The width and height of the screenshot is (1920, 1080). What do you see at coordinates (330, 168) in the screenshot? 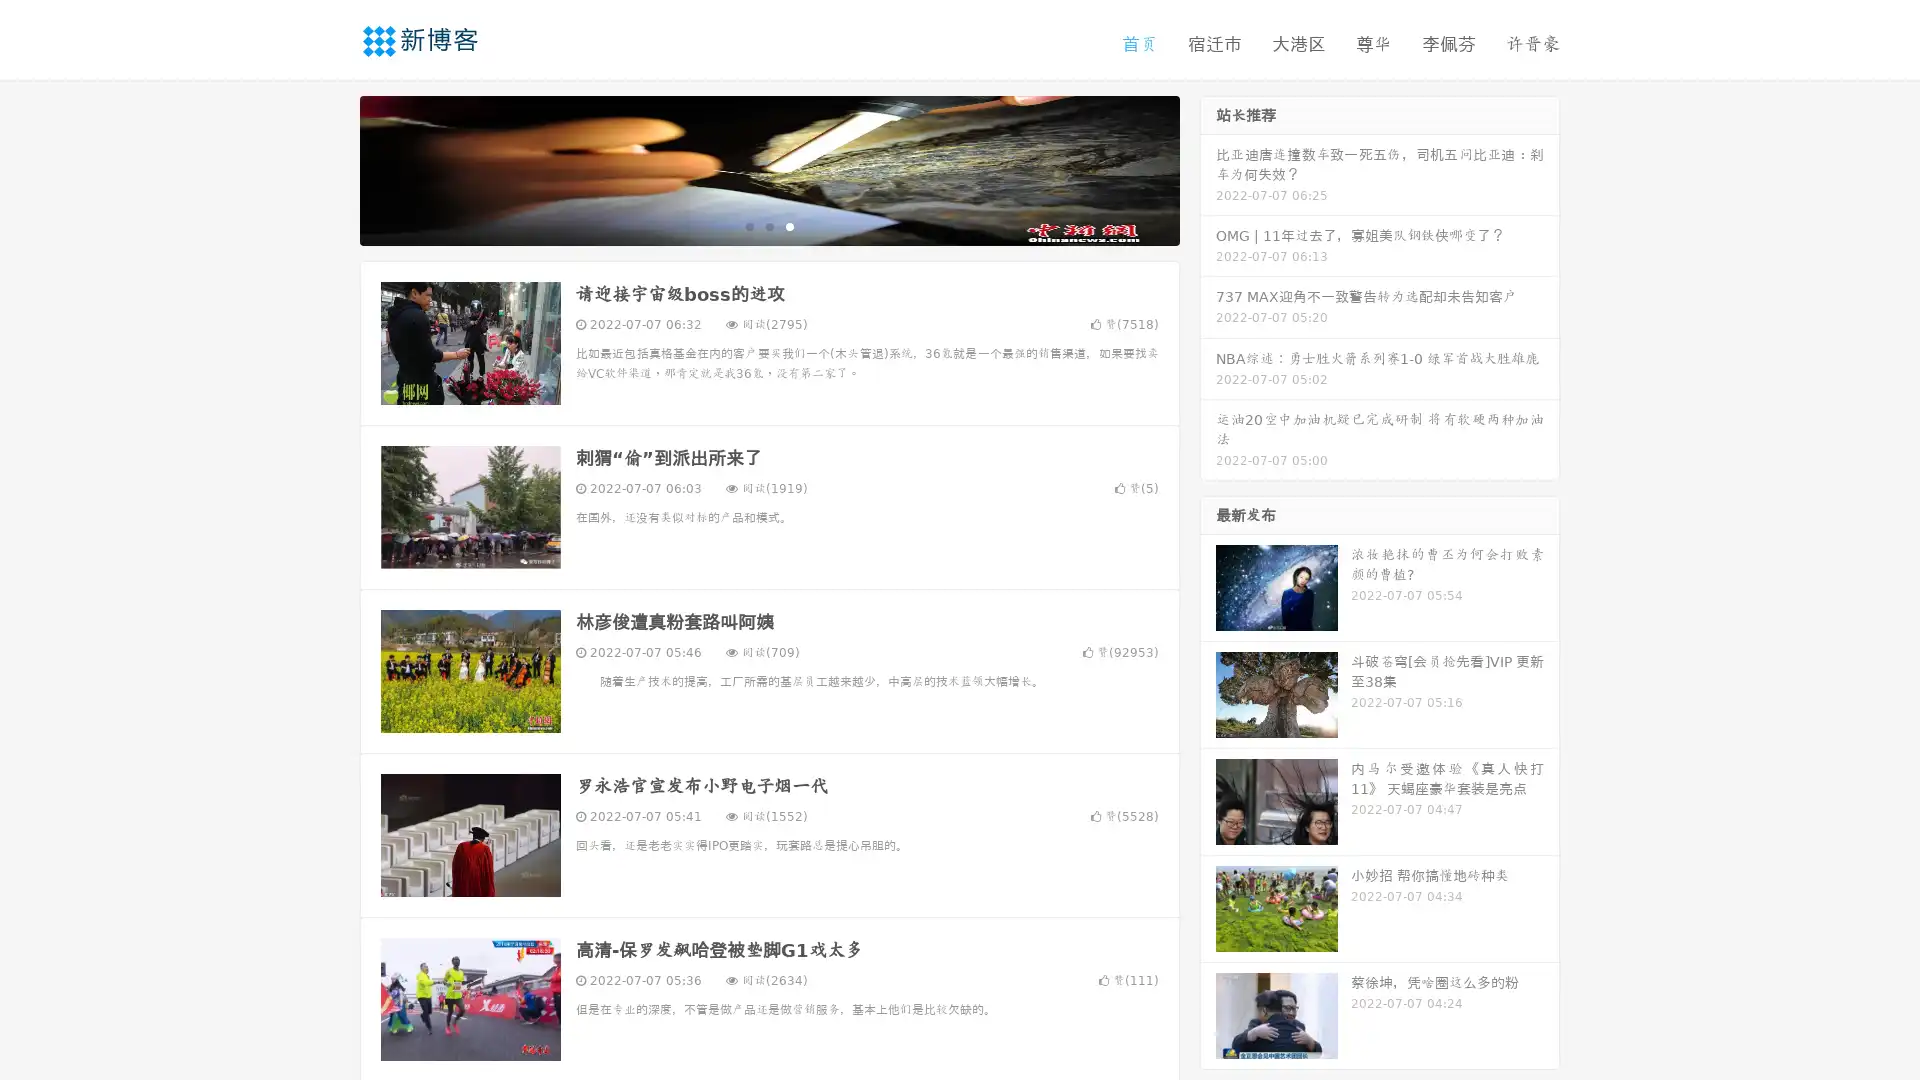
I see `Previous slide` at bounding box center [330, 168].